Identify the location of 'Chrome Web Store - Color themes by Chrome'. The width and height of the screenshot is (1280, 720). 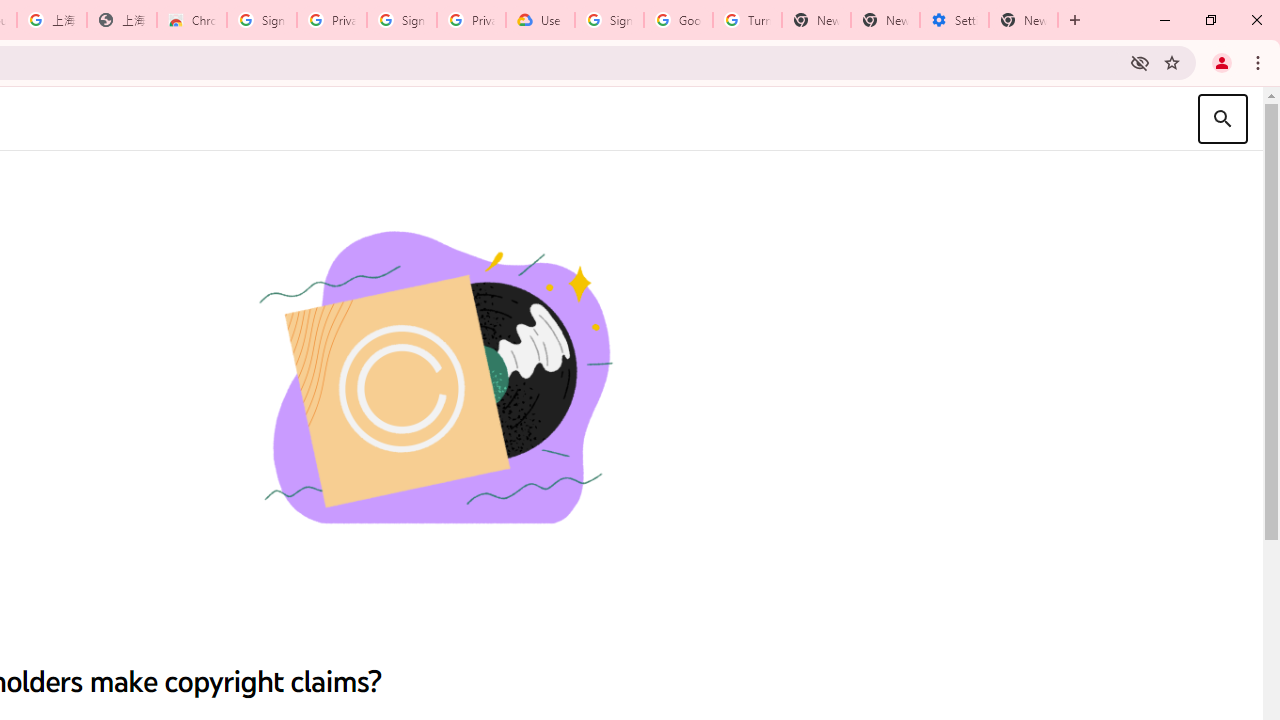
(192, 20).